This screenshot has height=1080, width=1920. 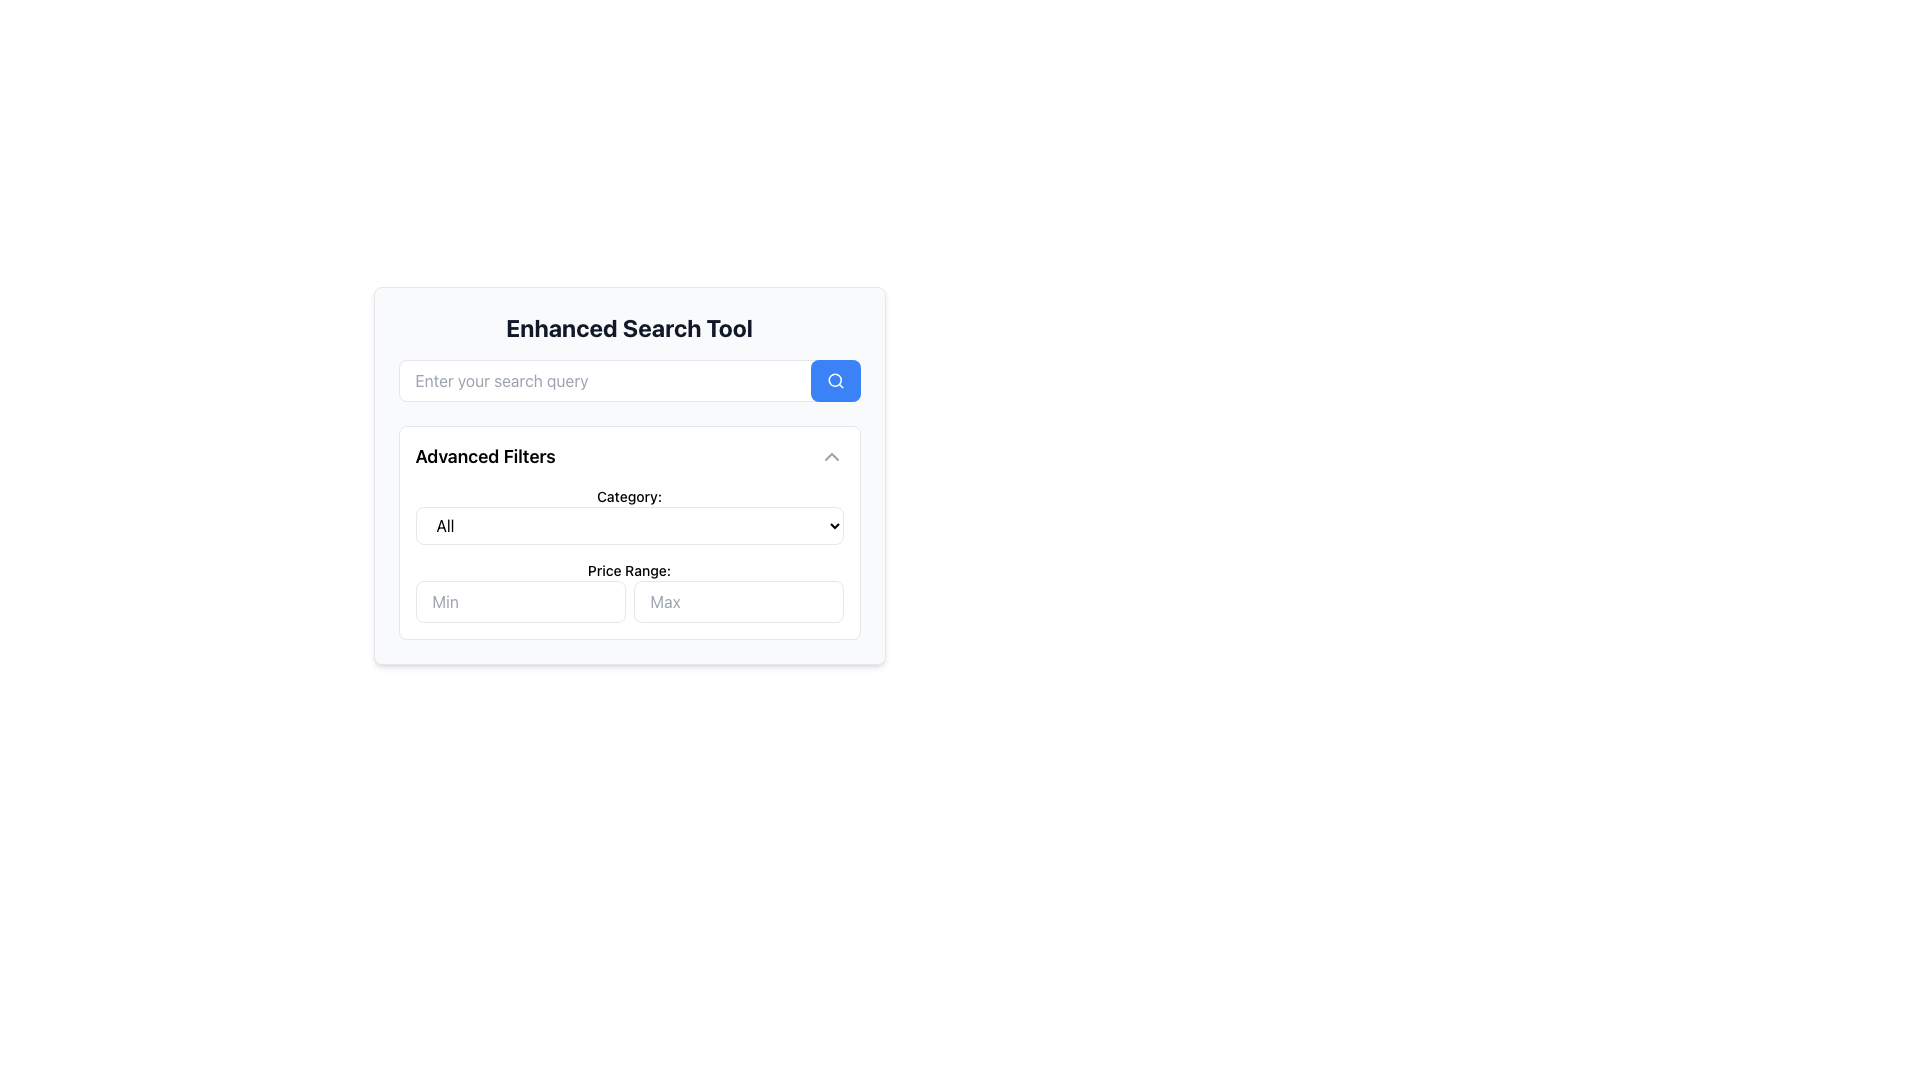 What do you see at coordinates (628, 570) in the screenshot?
I see `the label reading 'Price Range:' located in the 'Advanced Filters' section, positioned directly above the 'Min' and 'Max' inputs` at bounding box center [628, 570].